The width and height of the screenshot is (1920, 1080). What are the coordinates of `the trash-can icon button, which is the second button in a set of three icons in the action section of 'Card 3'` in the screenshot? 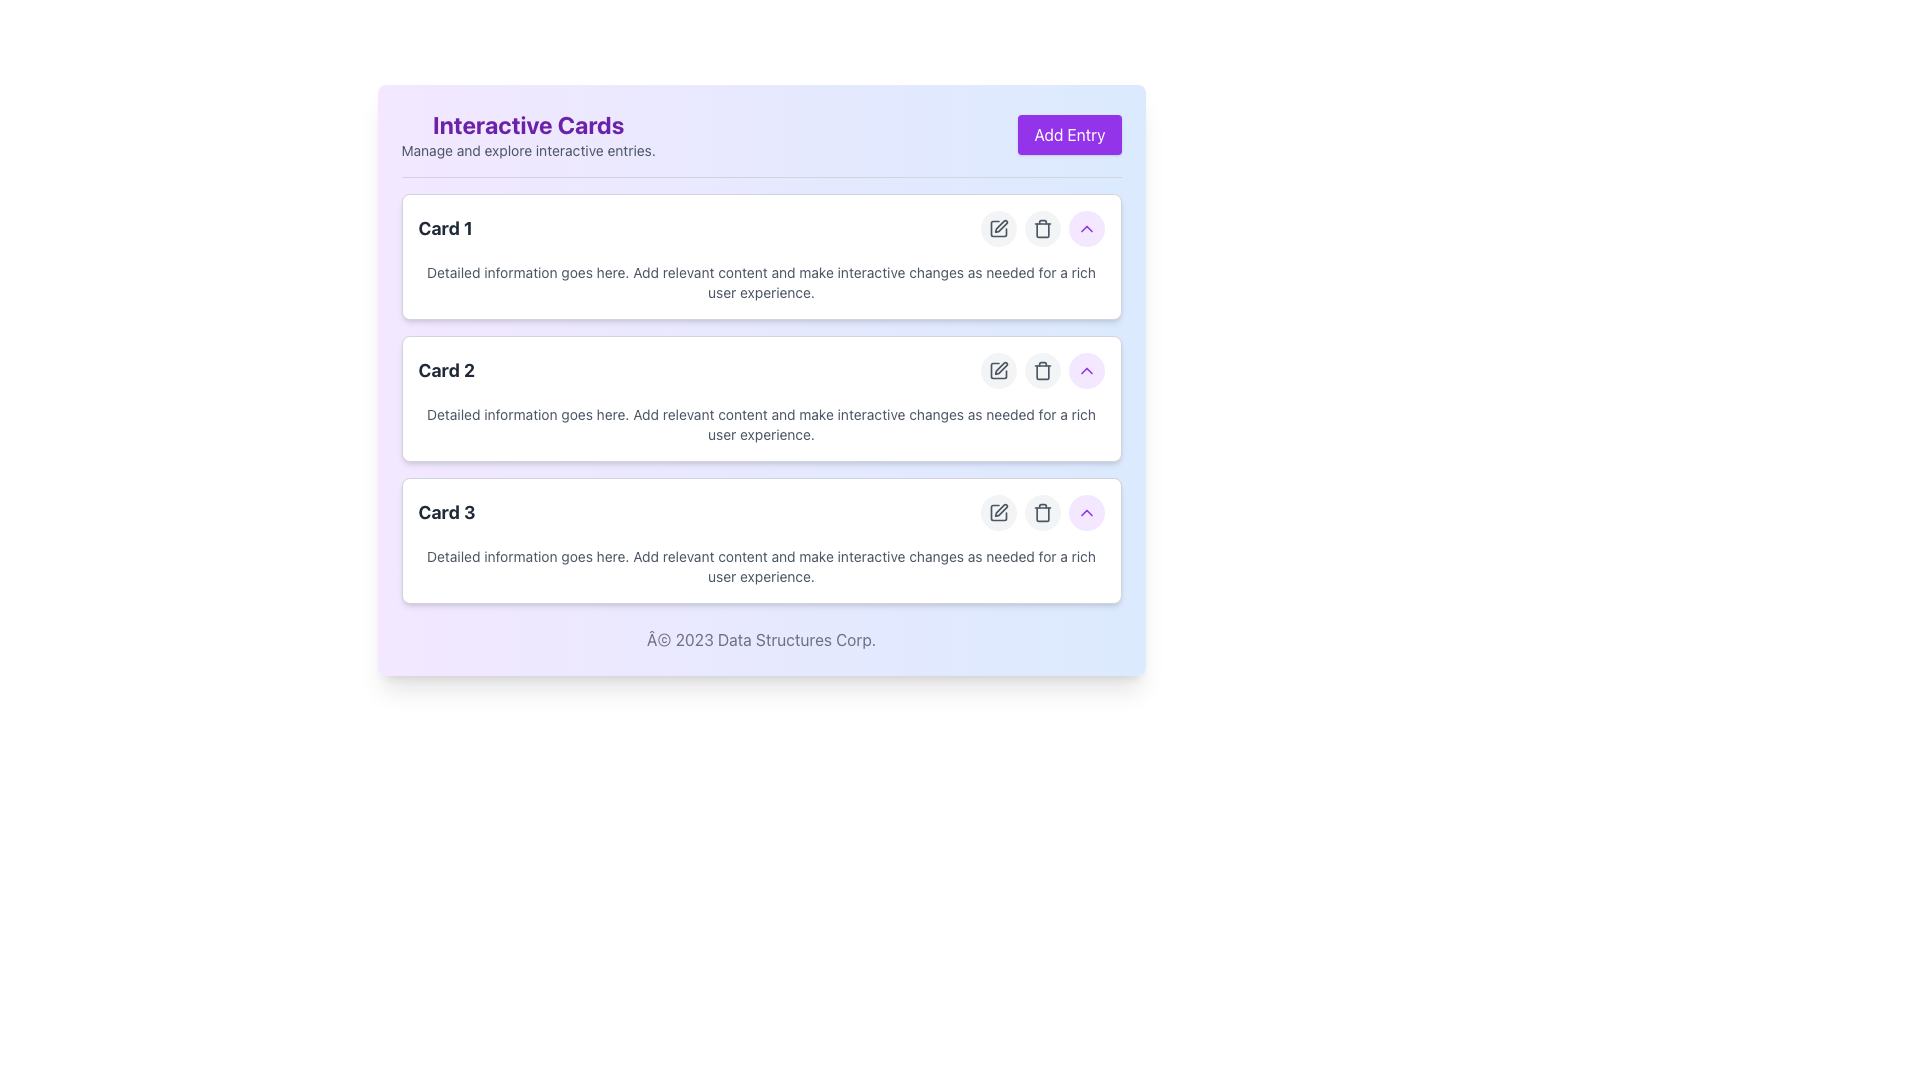 It's located at (1041, 512).